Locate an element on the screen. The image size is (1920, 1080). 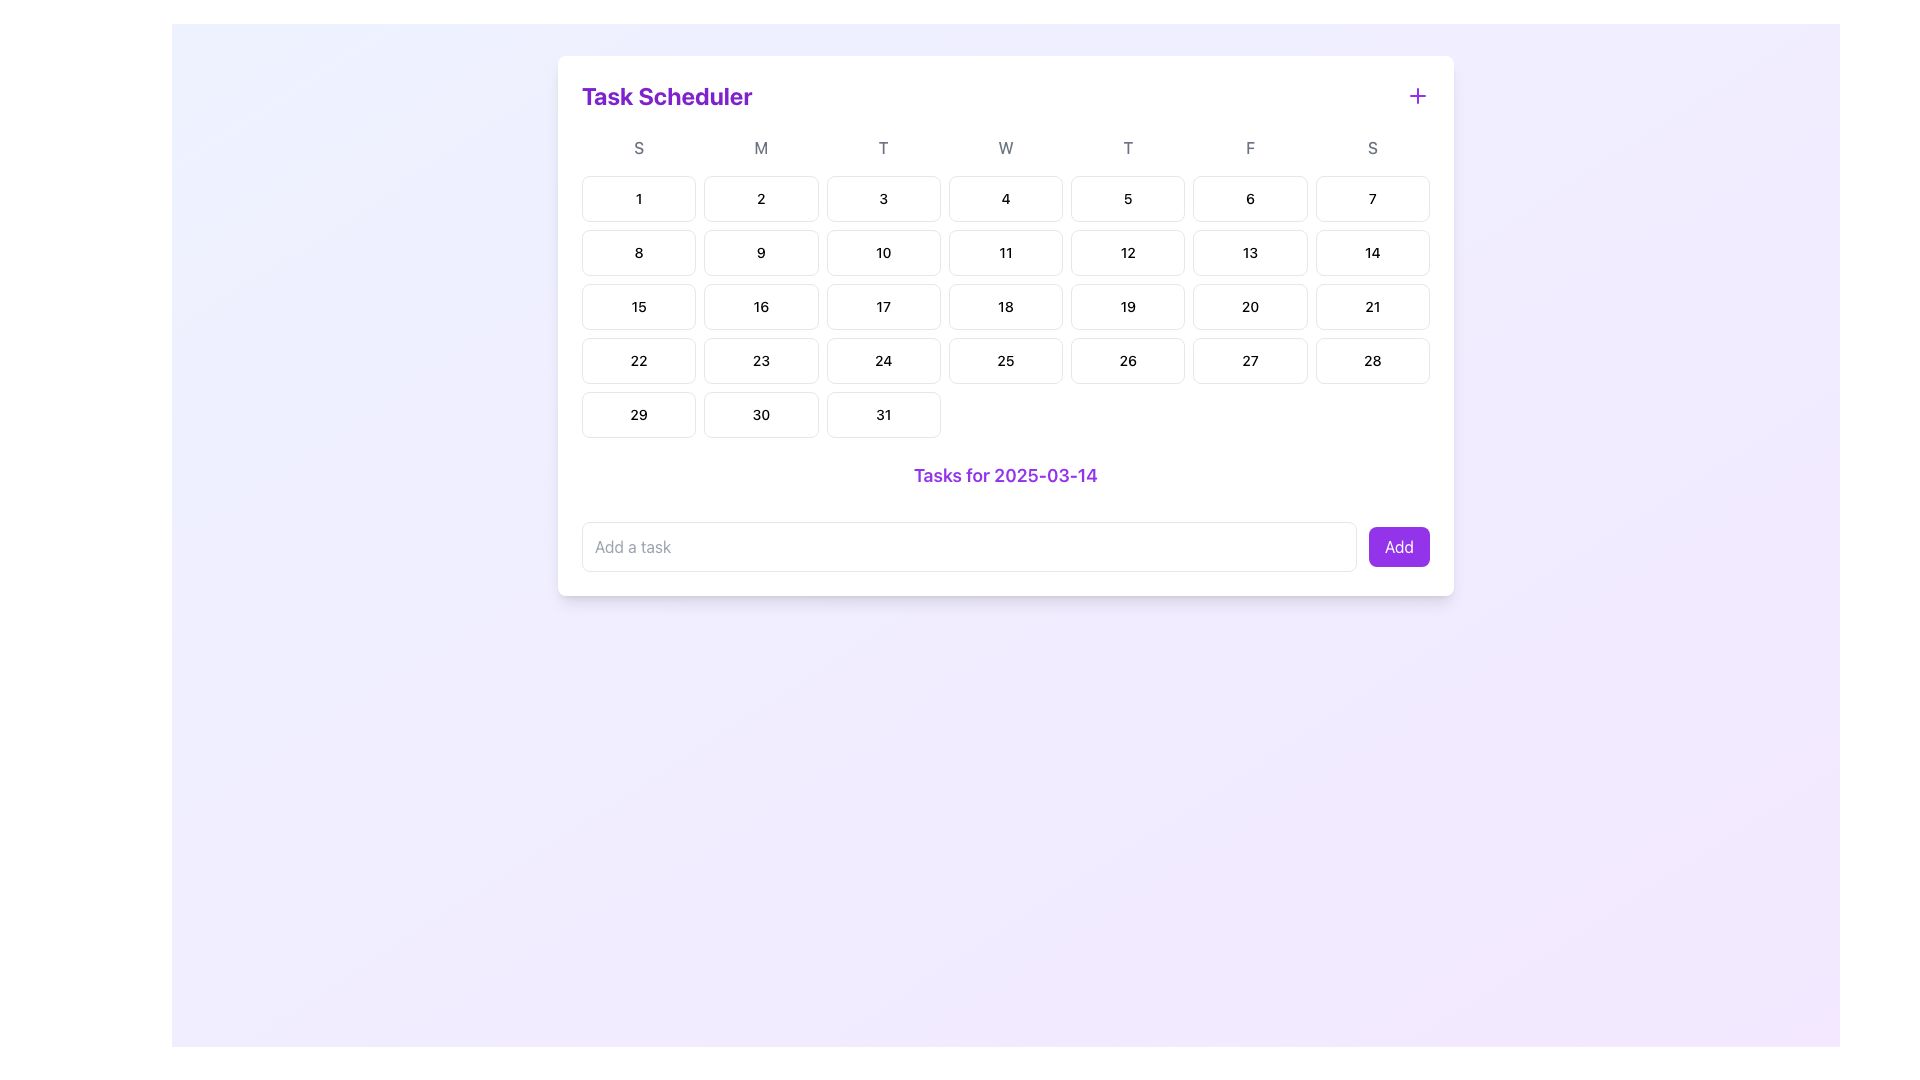
the button labeled '31', which is a rectangular button with rounded corners, white background, and contains the text '31' in black font, located in the bottom-right corner of the calendar grid is located at coordinates (882, 414).